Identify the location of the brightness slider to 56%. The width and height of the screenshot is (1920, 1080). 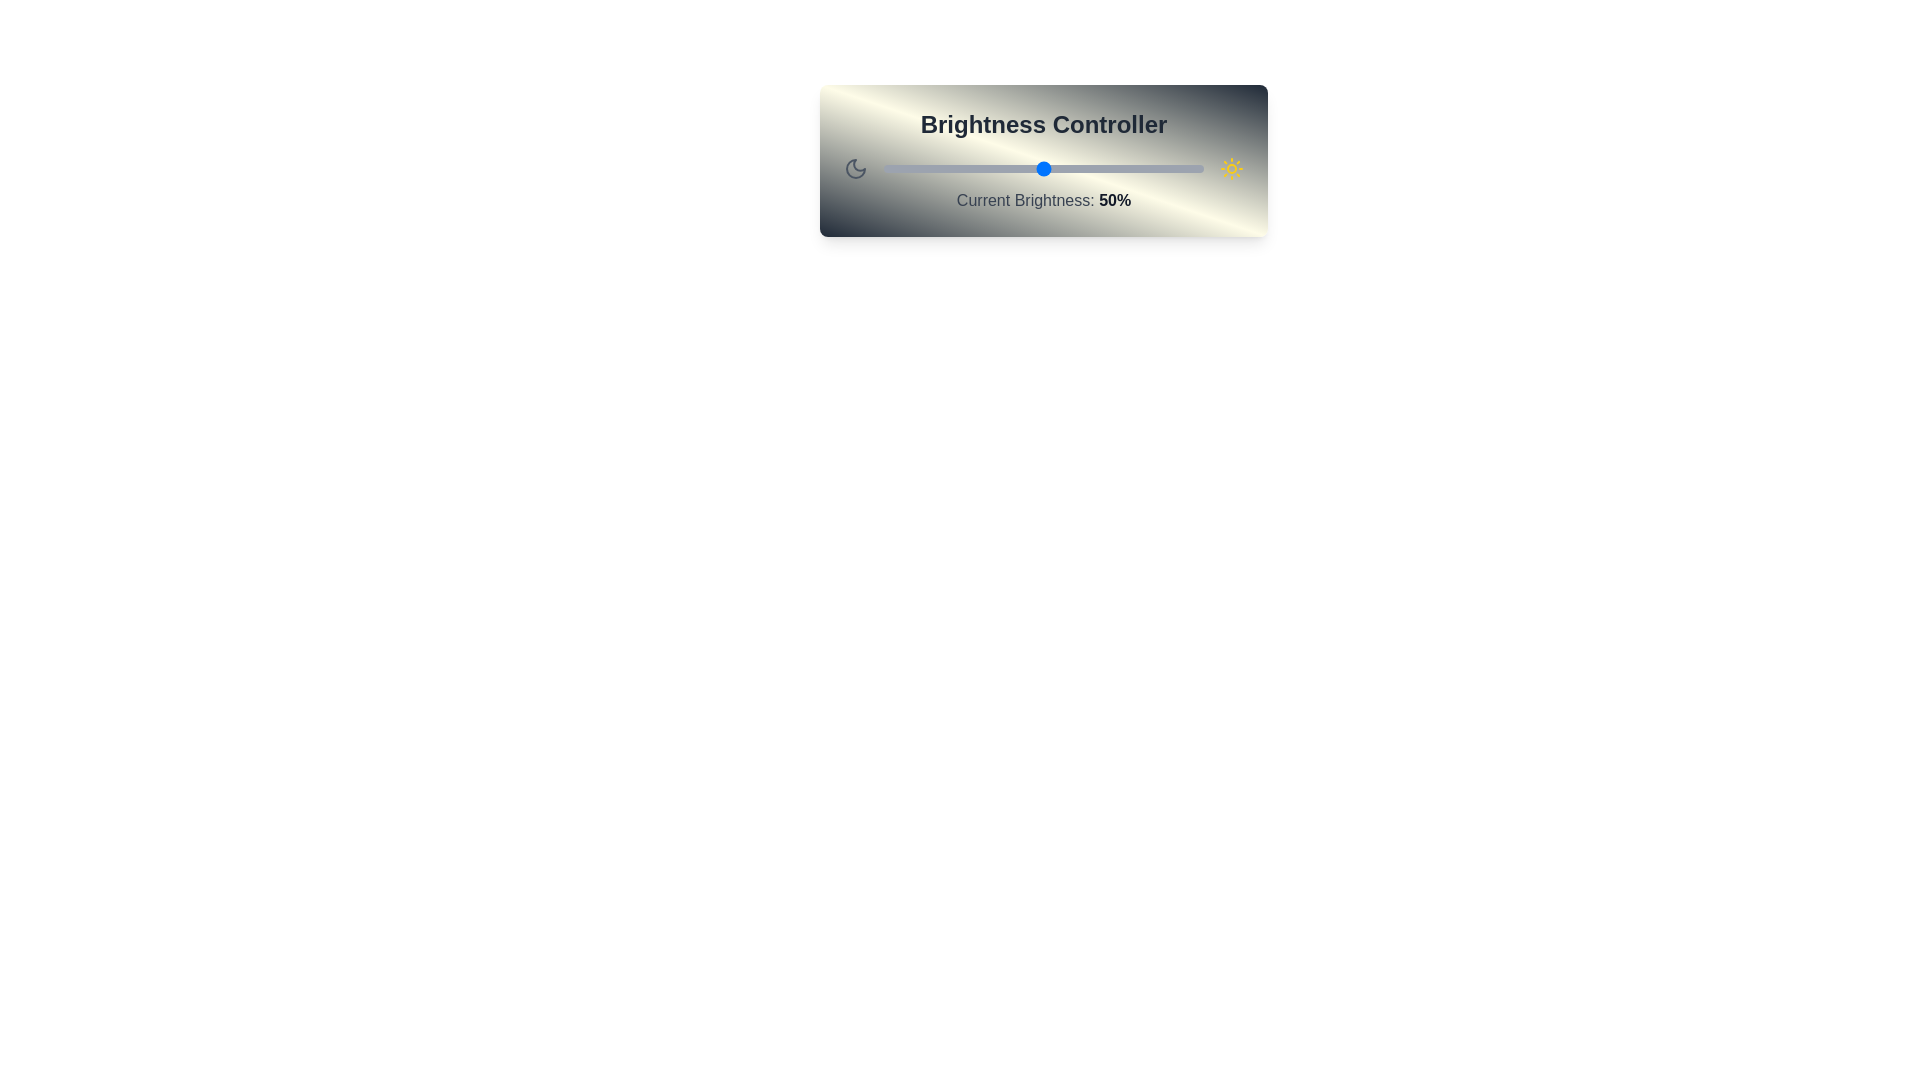
(1062, 168).